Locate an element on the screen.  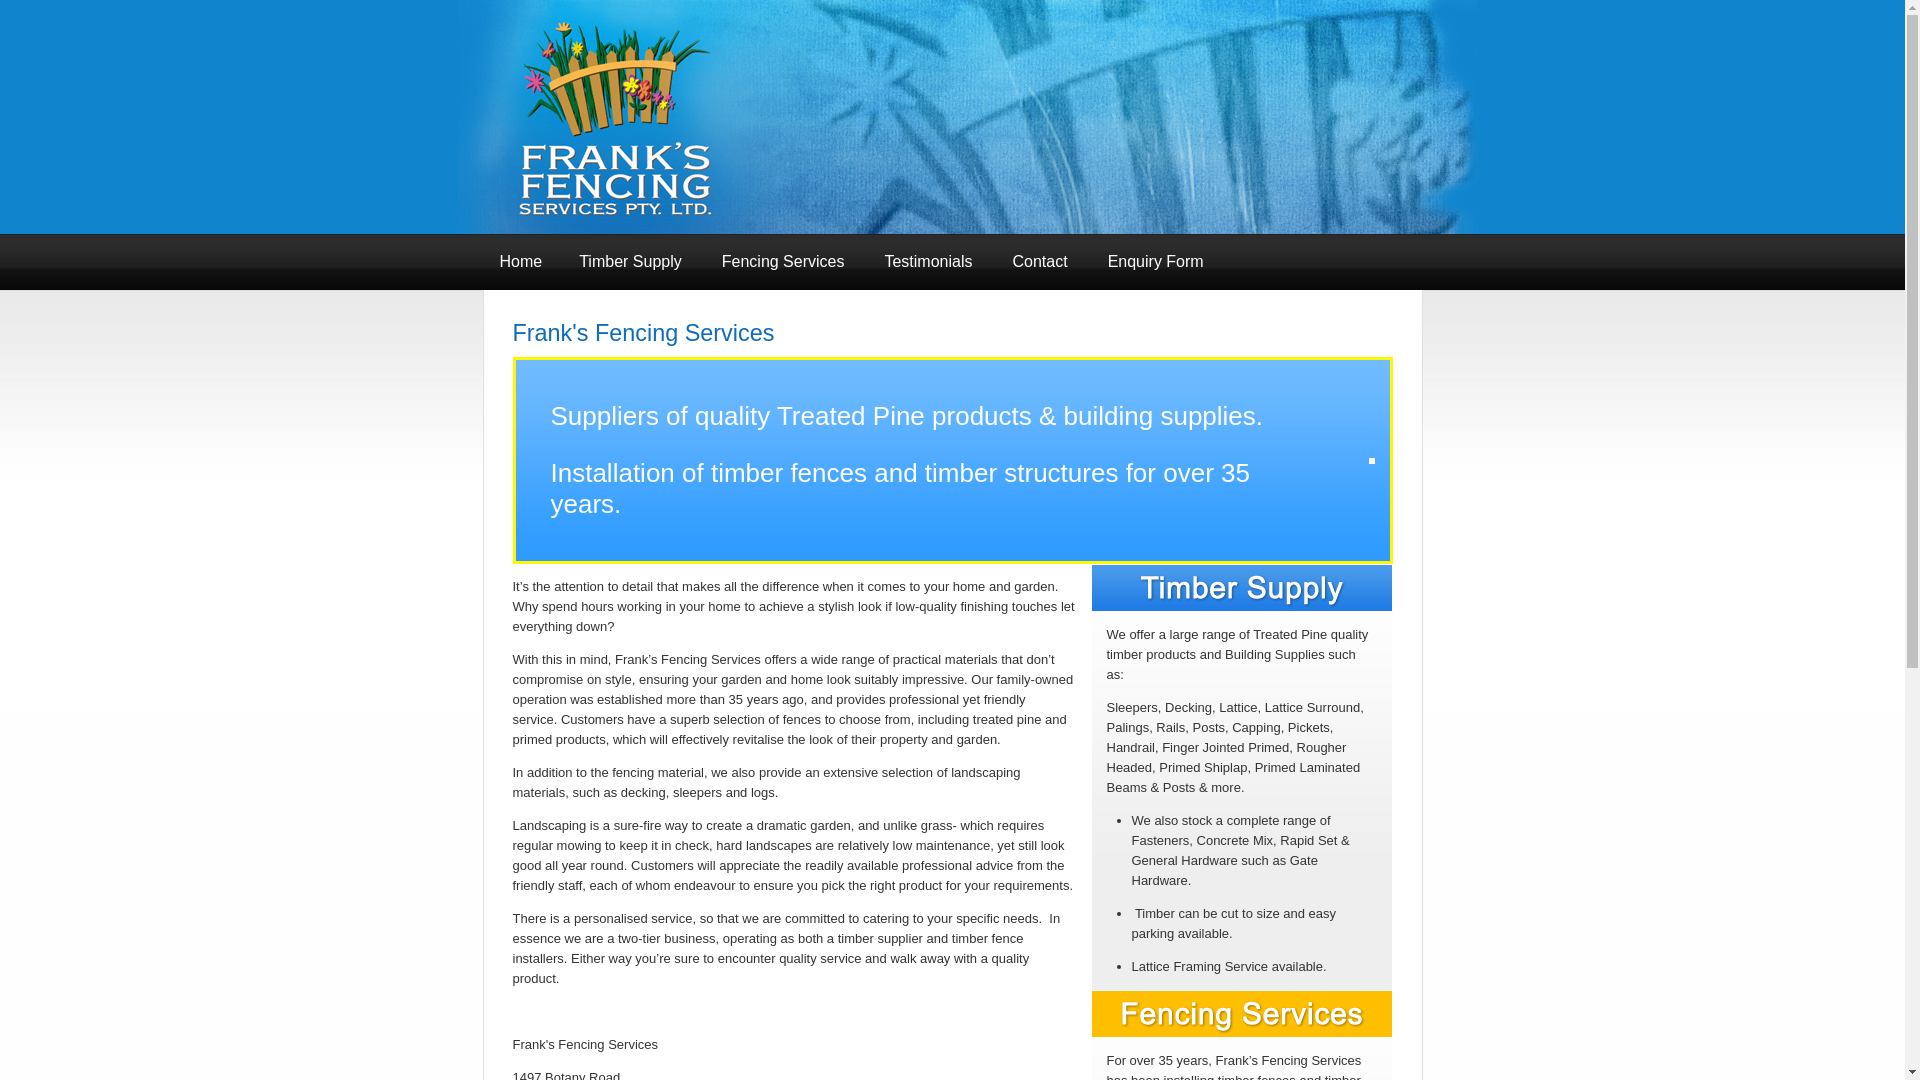
'Testimonials' is located at coordinates (864, 261).